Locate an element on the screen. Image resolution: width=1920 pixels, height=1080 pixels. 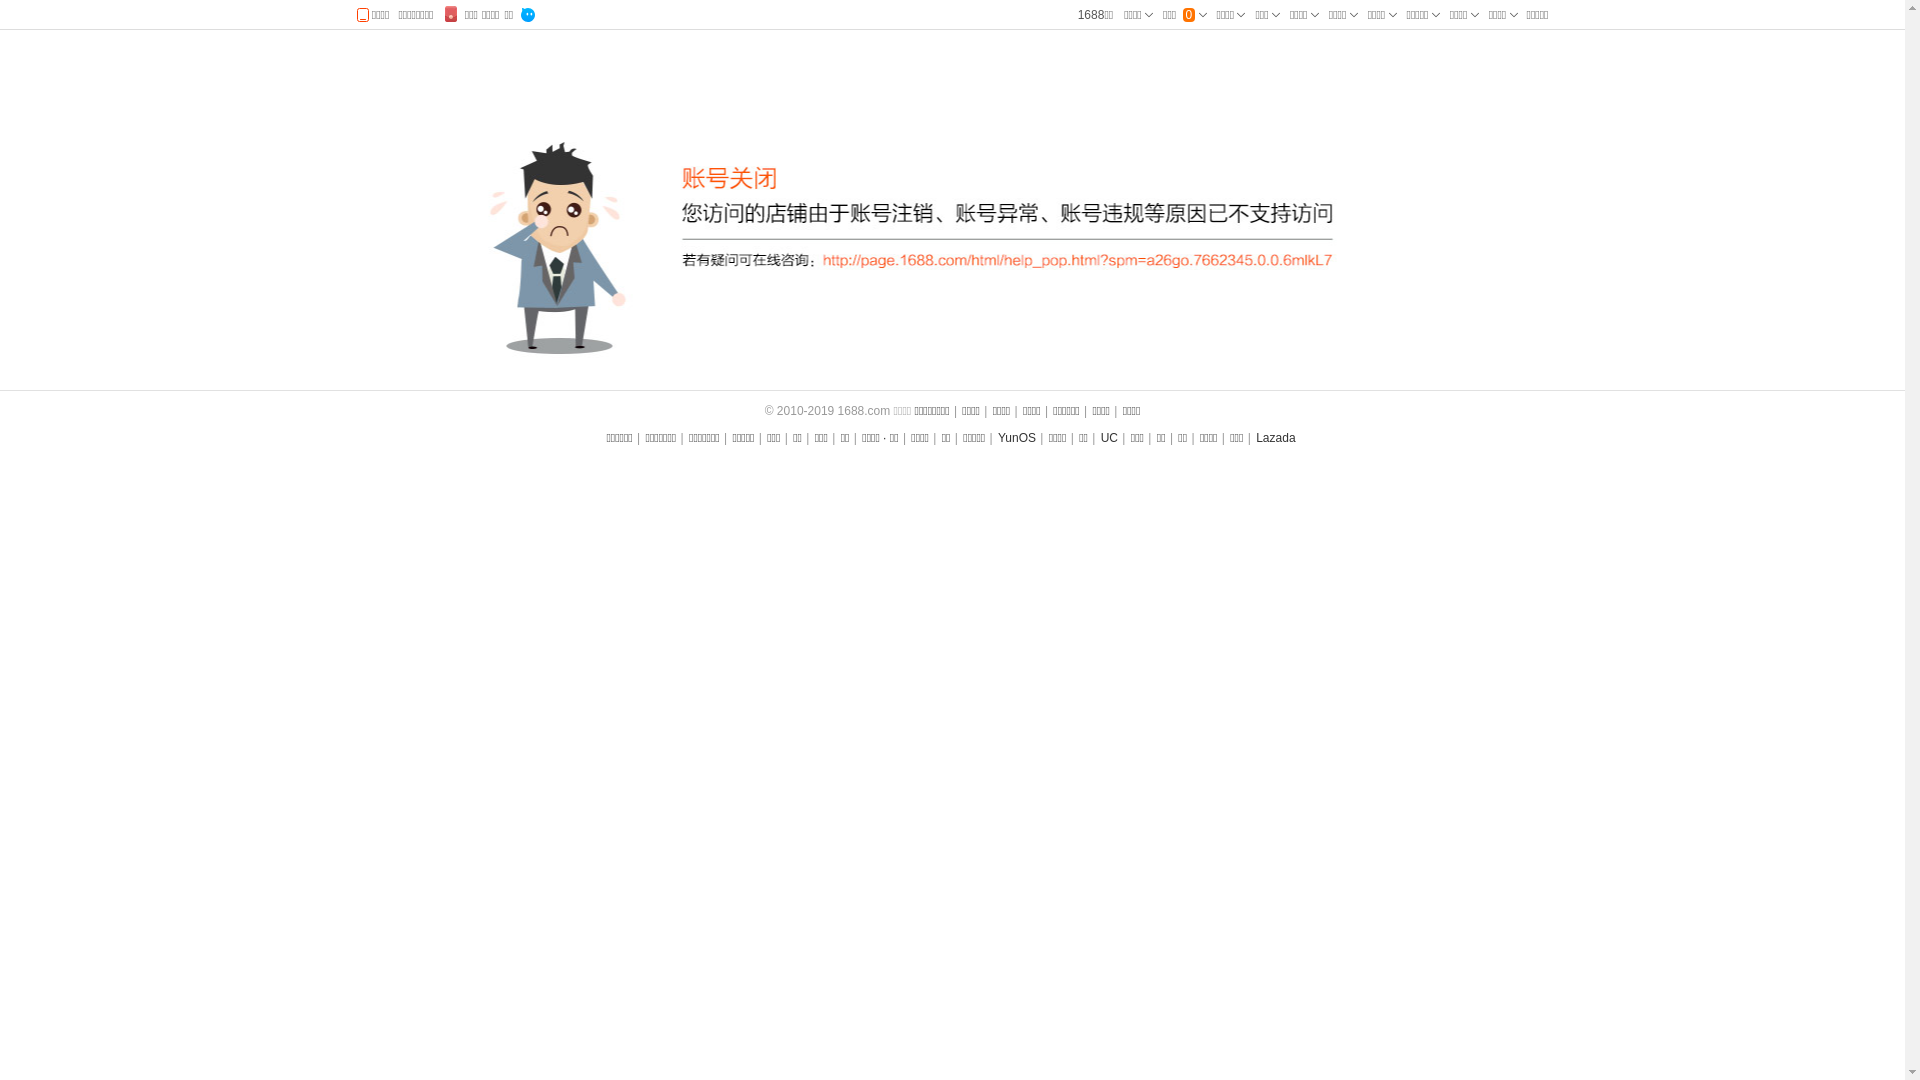
'Lazada' is located at coordinates (1274, 437).